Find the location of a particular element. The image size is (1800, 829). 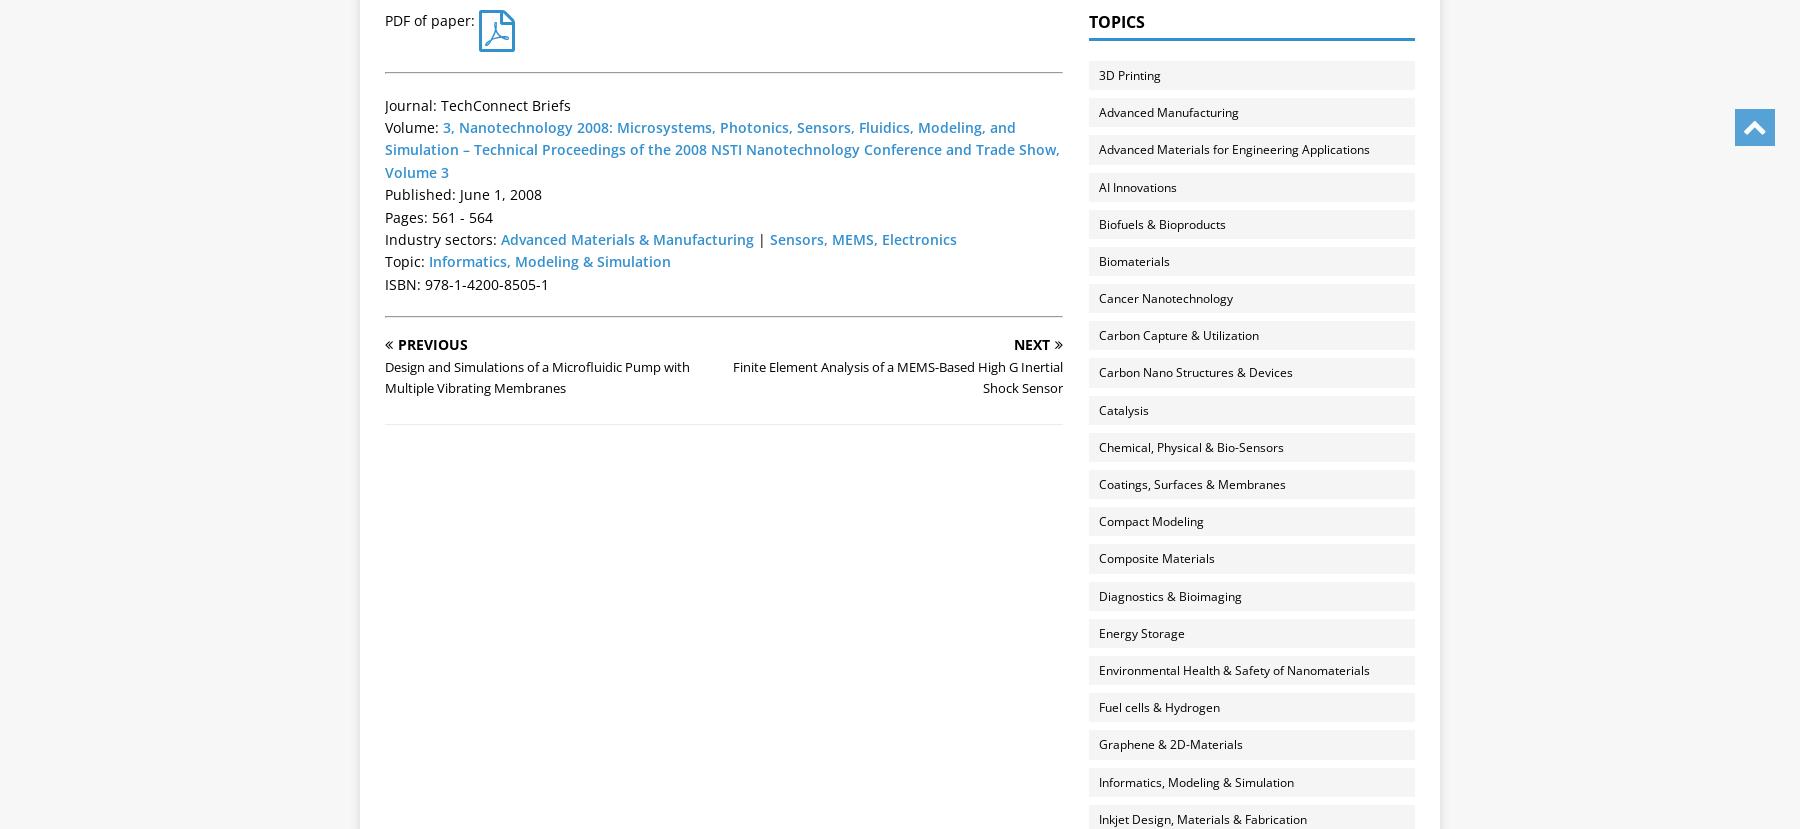

'Pages: 561 - 564' is located at coordinates (439, 215).